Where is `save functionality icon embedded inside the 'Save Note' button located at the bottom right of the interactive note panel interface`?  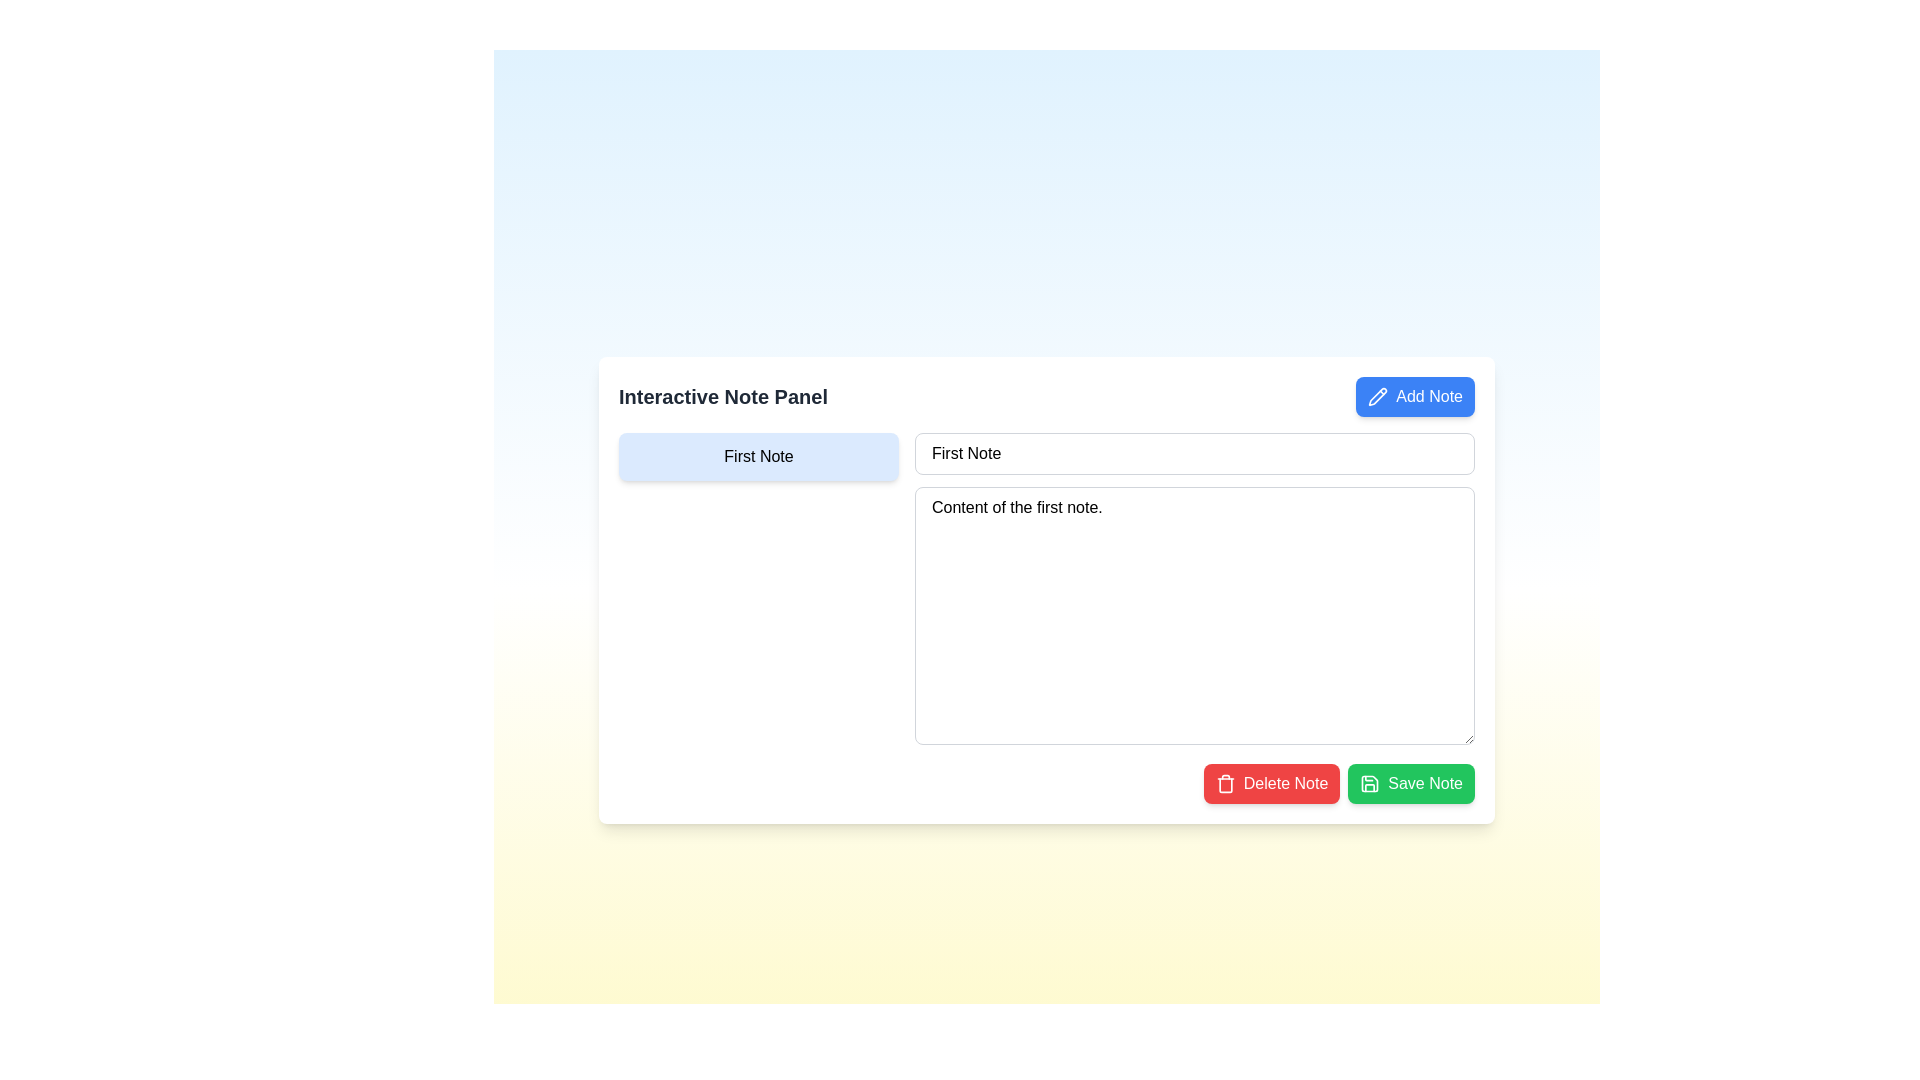
save functionality icon embedded inside the 'Save Note' button located at the bottom right of the interactive note panel interface is located at coordinates (1369, 782).